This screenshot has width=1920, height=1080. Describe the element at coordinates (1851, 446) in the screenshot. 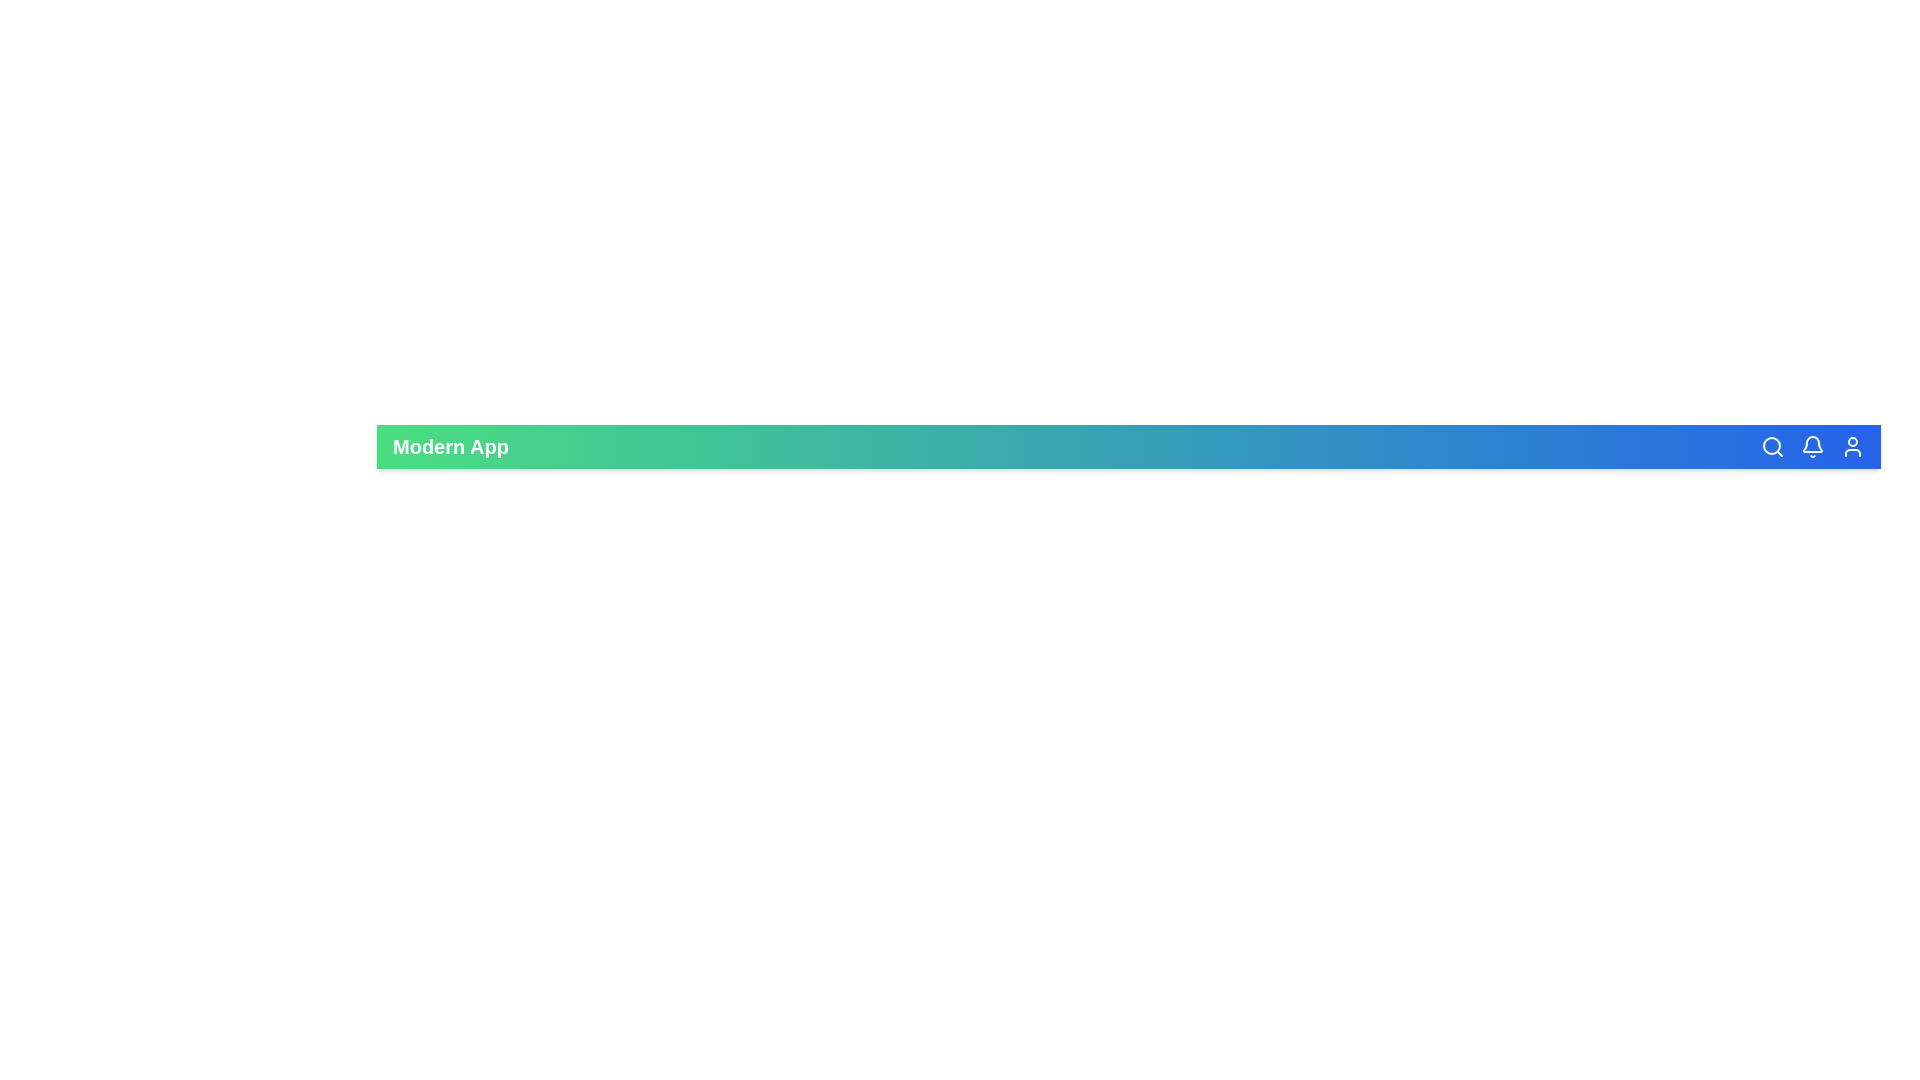

I see `the profile icon in the app bar` at that location.